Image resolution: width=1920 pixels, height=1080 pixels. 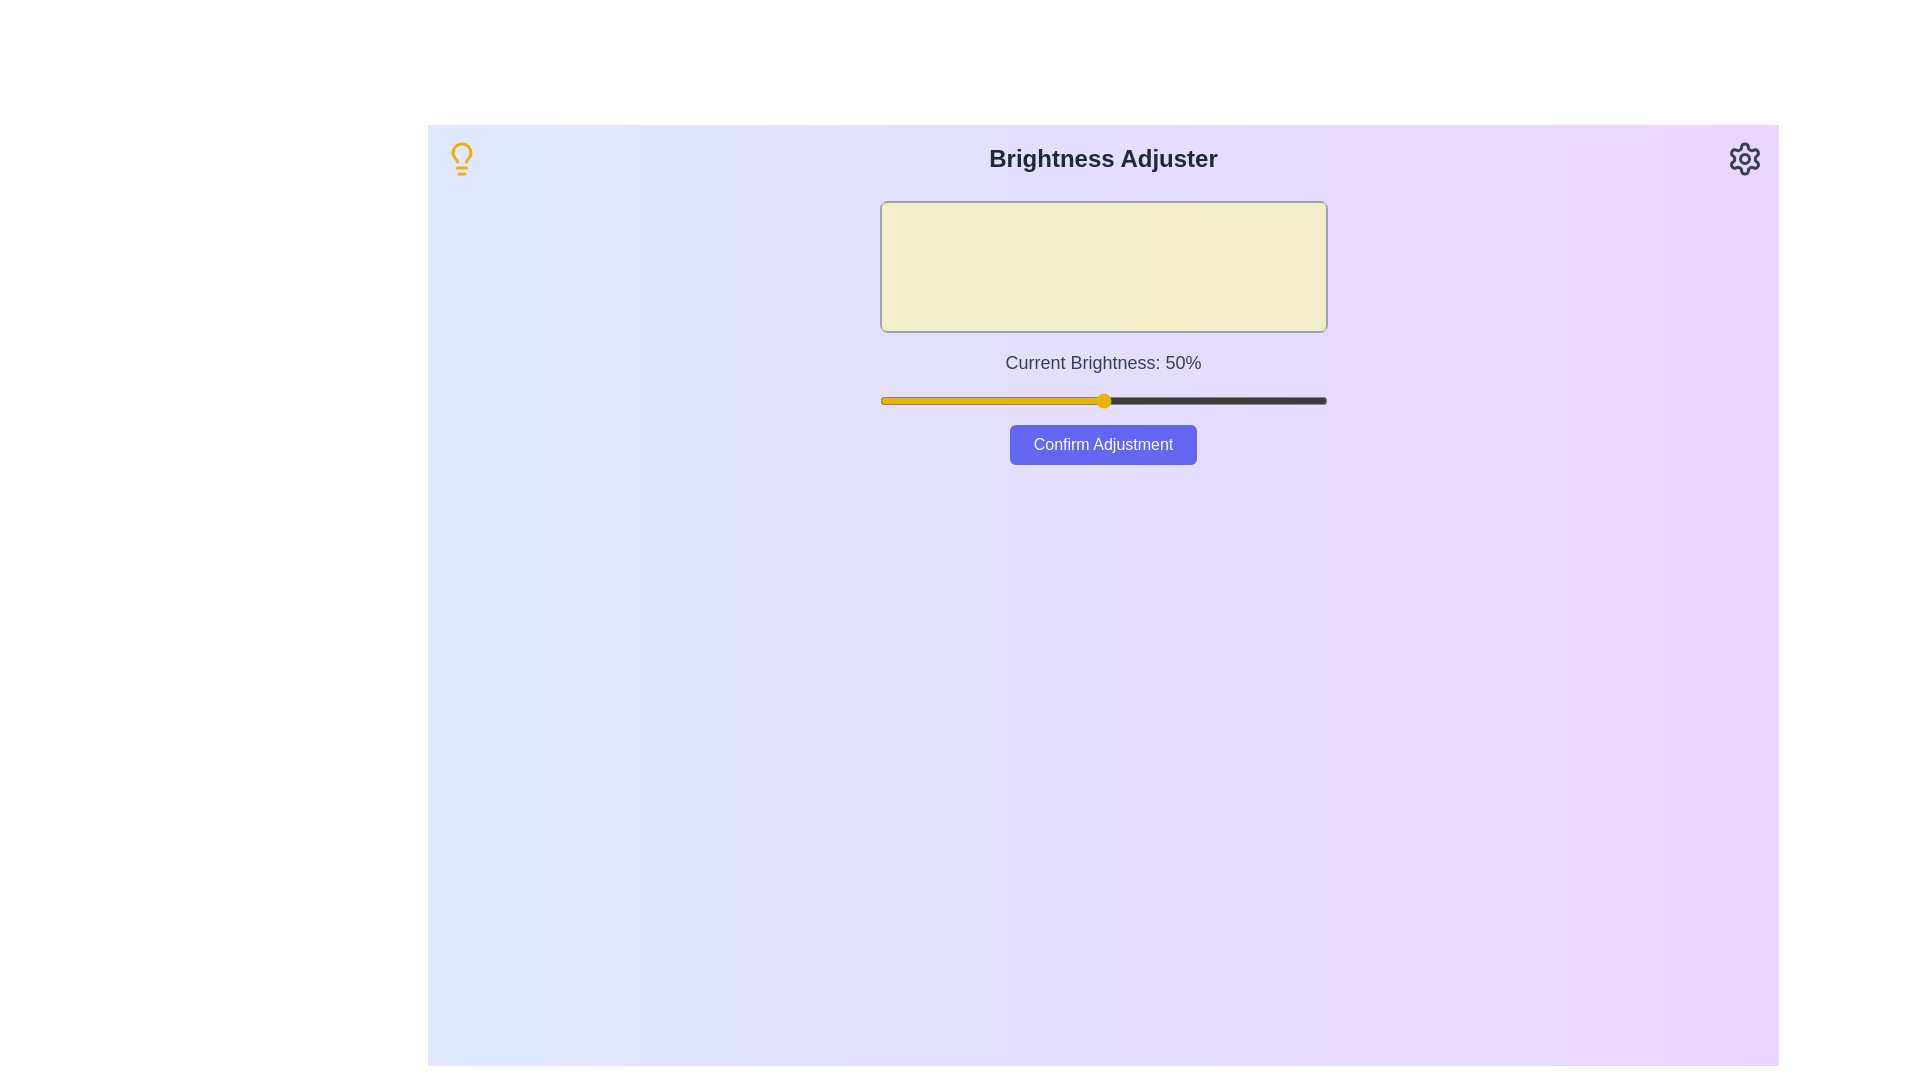 What do you see at coordinates (1259, 401) in the screenshot?
I see `the brightness slider to 85%` at bounding box center [1259, 401].